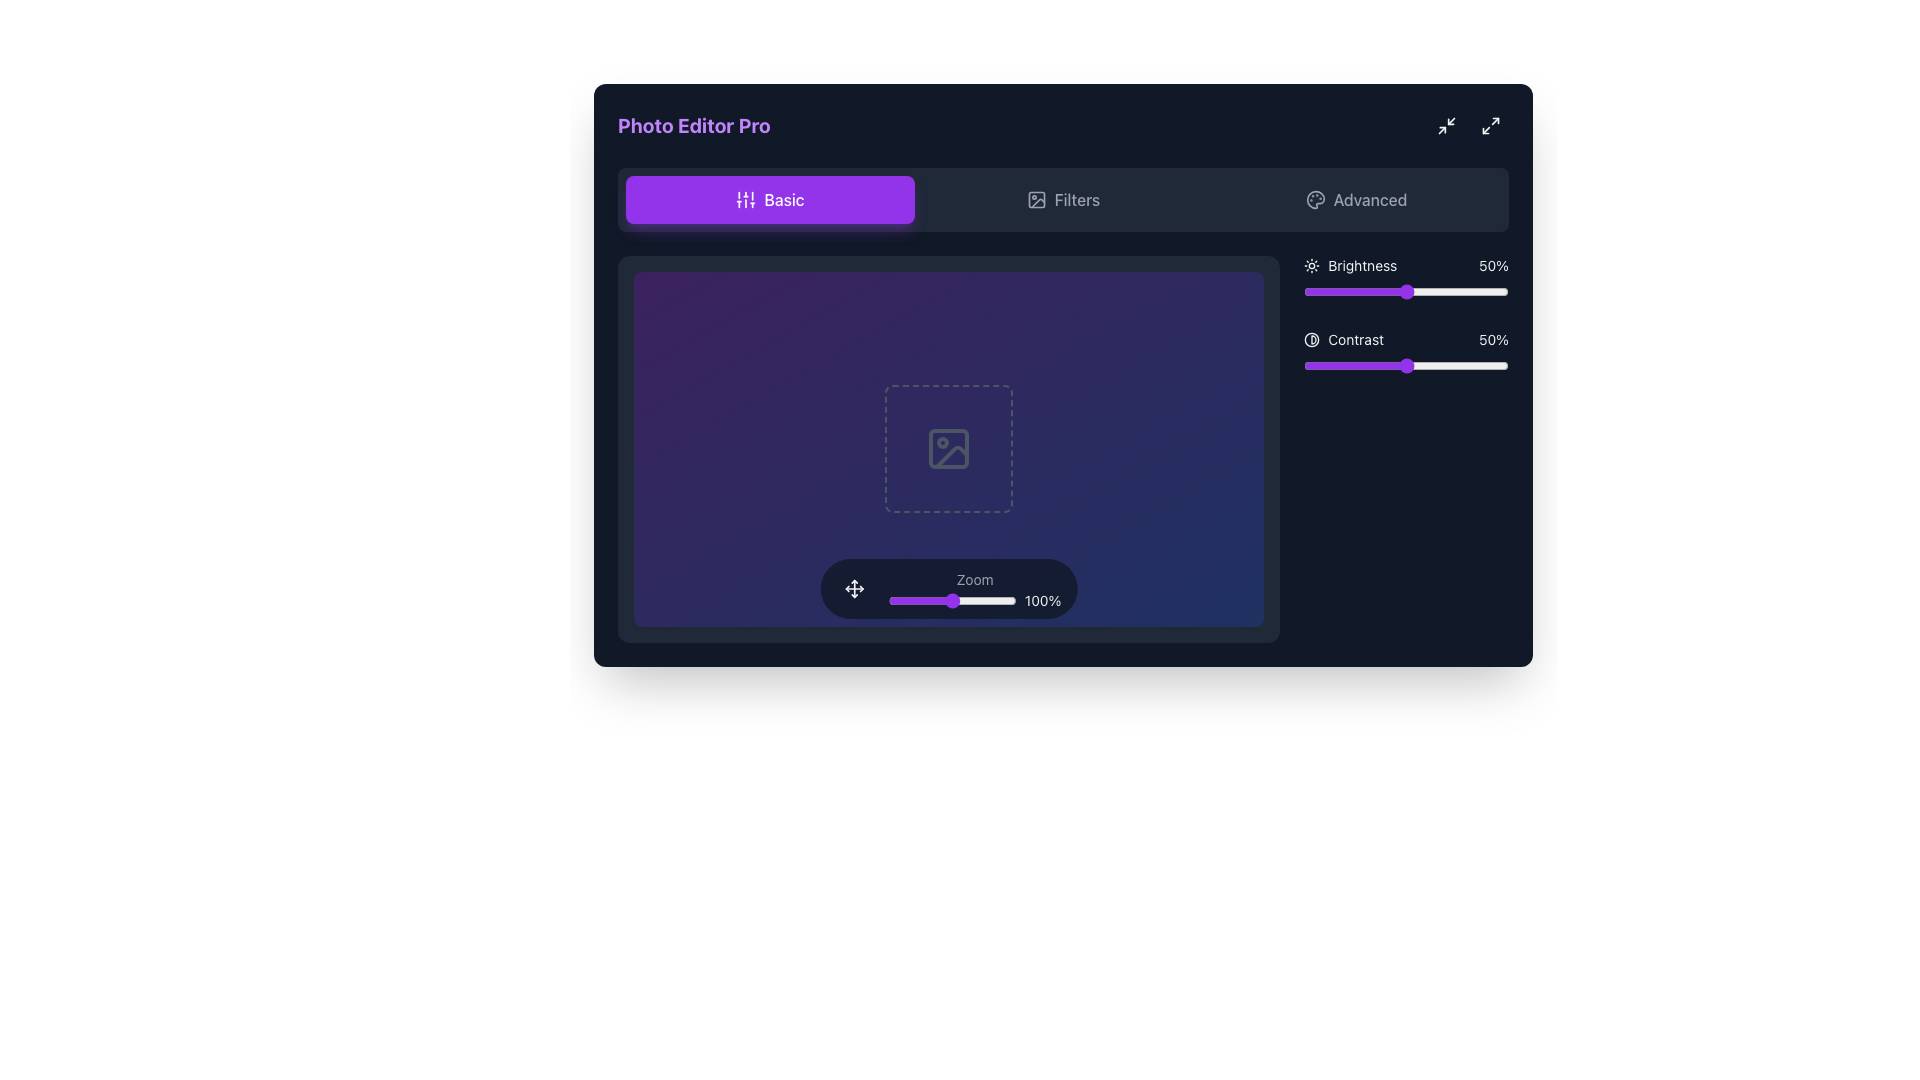 Image resolution: width=1920 pixels, height=1080 pixels. I want to click on the zoom level, so click(946, 599).